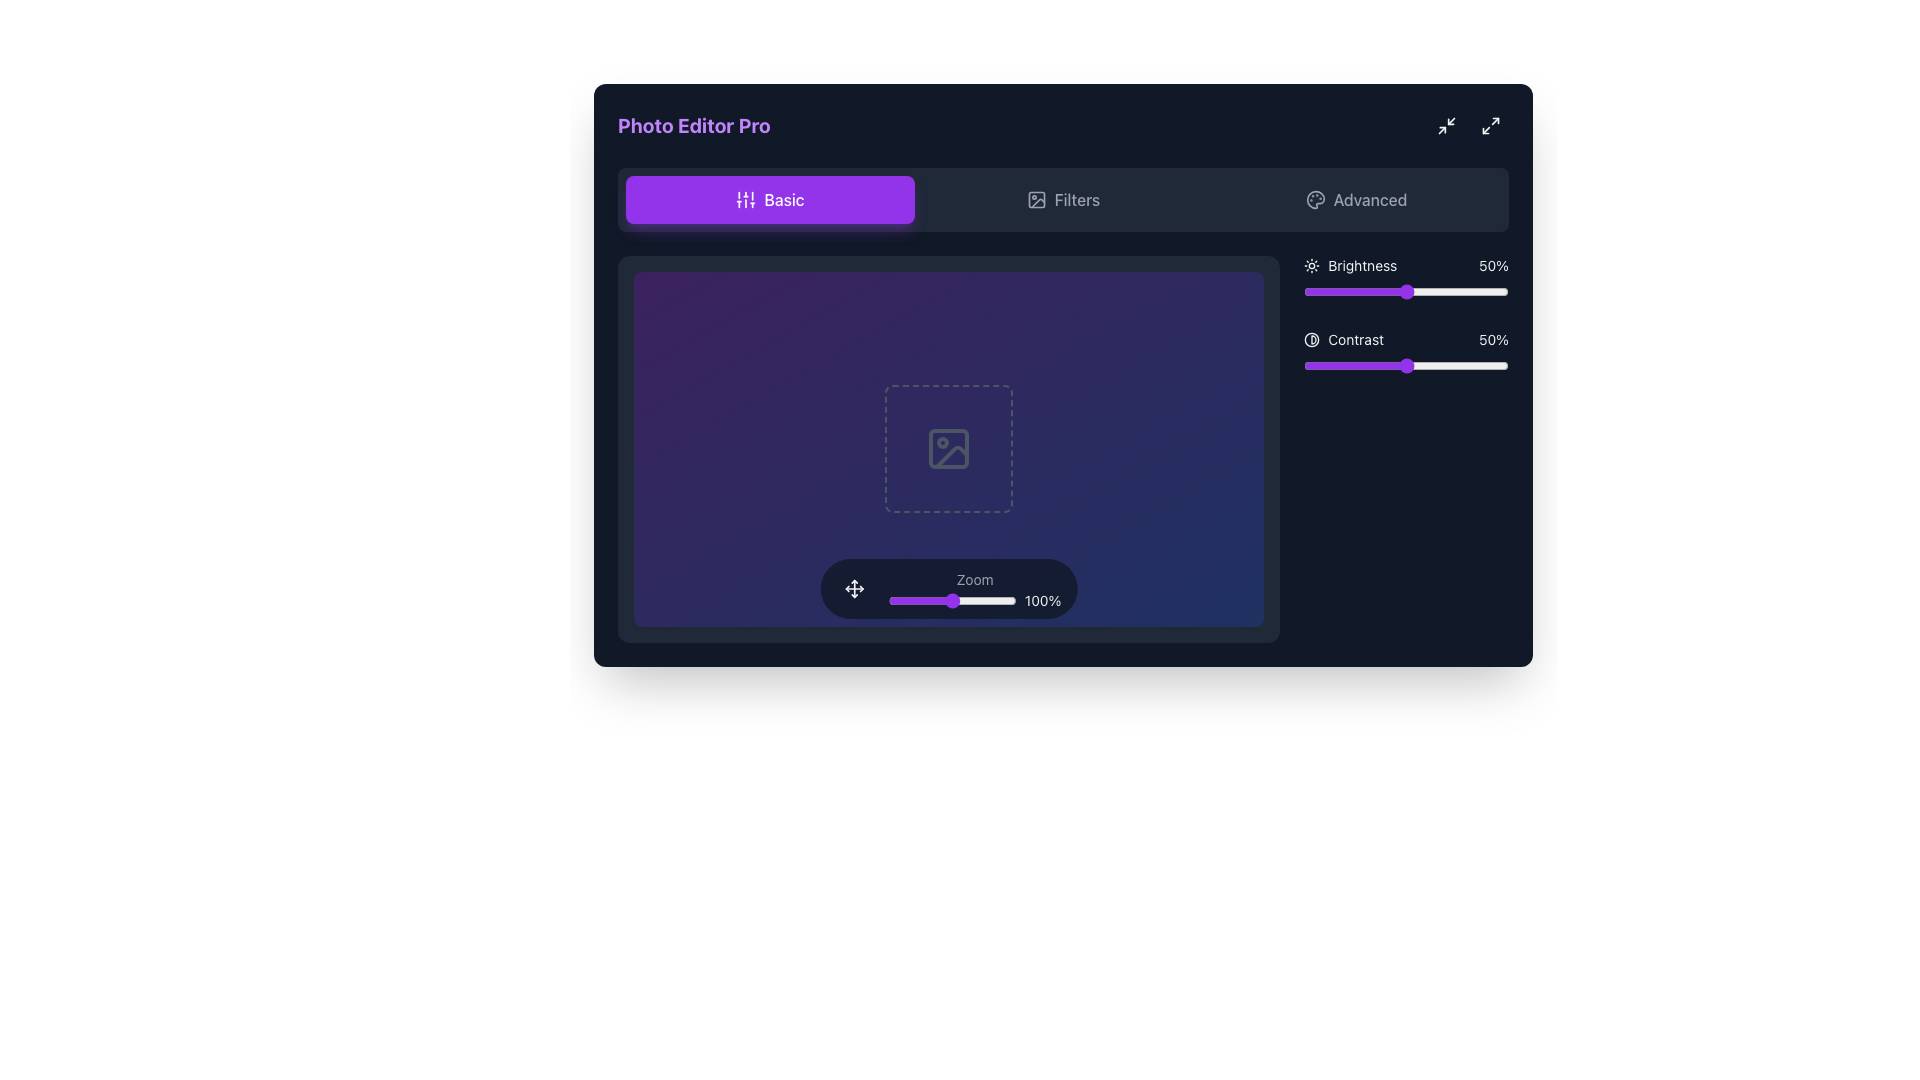 Image resolution: width=1920 pixels, height=1080 pixels. I want to click on the zoom level, so click(946, 599).